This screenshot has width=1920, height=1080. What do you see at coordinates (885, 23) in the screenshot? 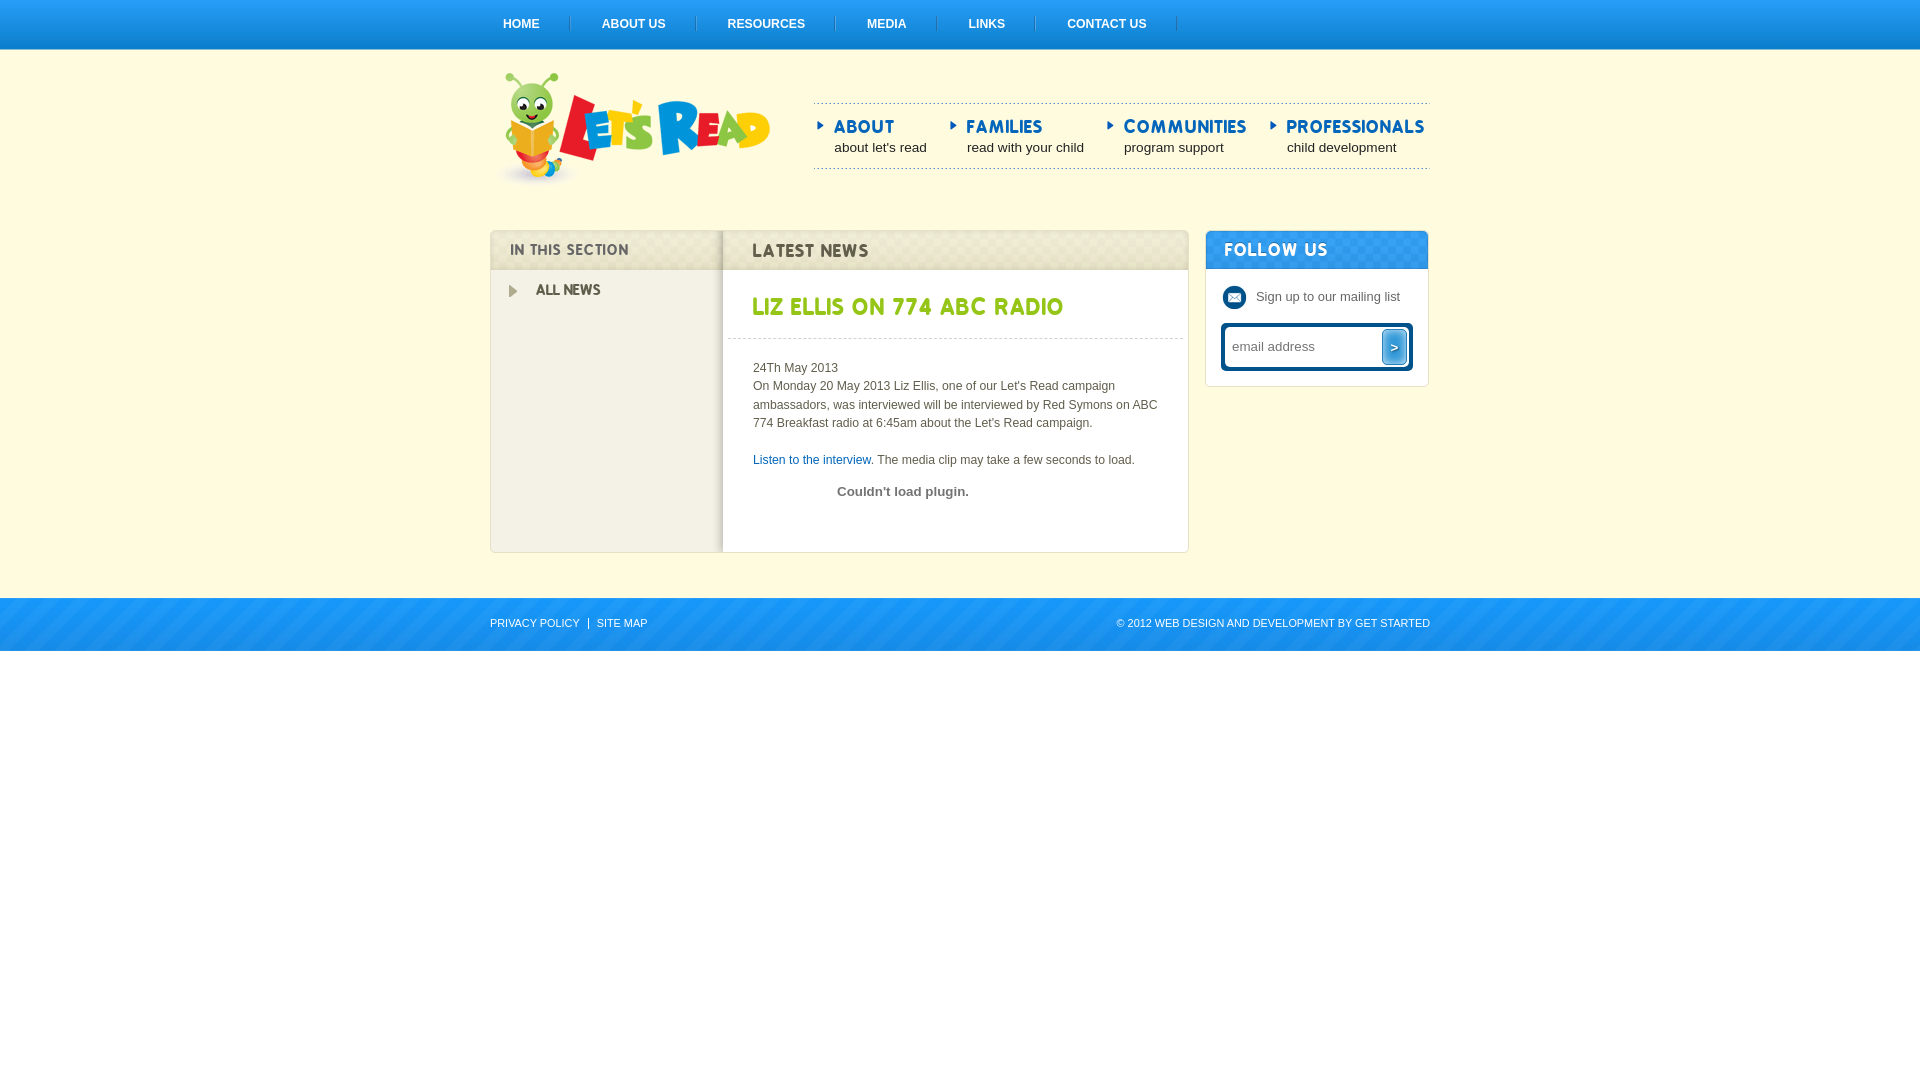
I see `'MEDIA'` at bounding box center [885, 23].